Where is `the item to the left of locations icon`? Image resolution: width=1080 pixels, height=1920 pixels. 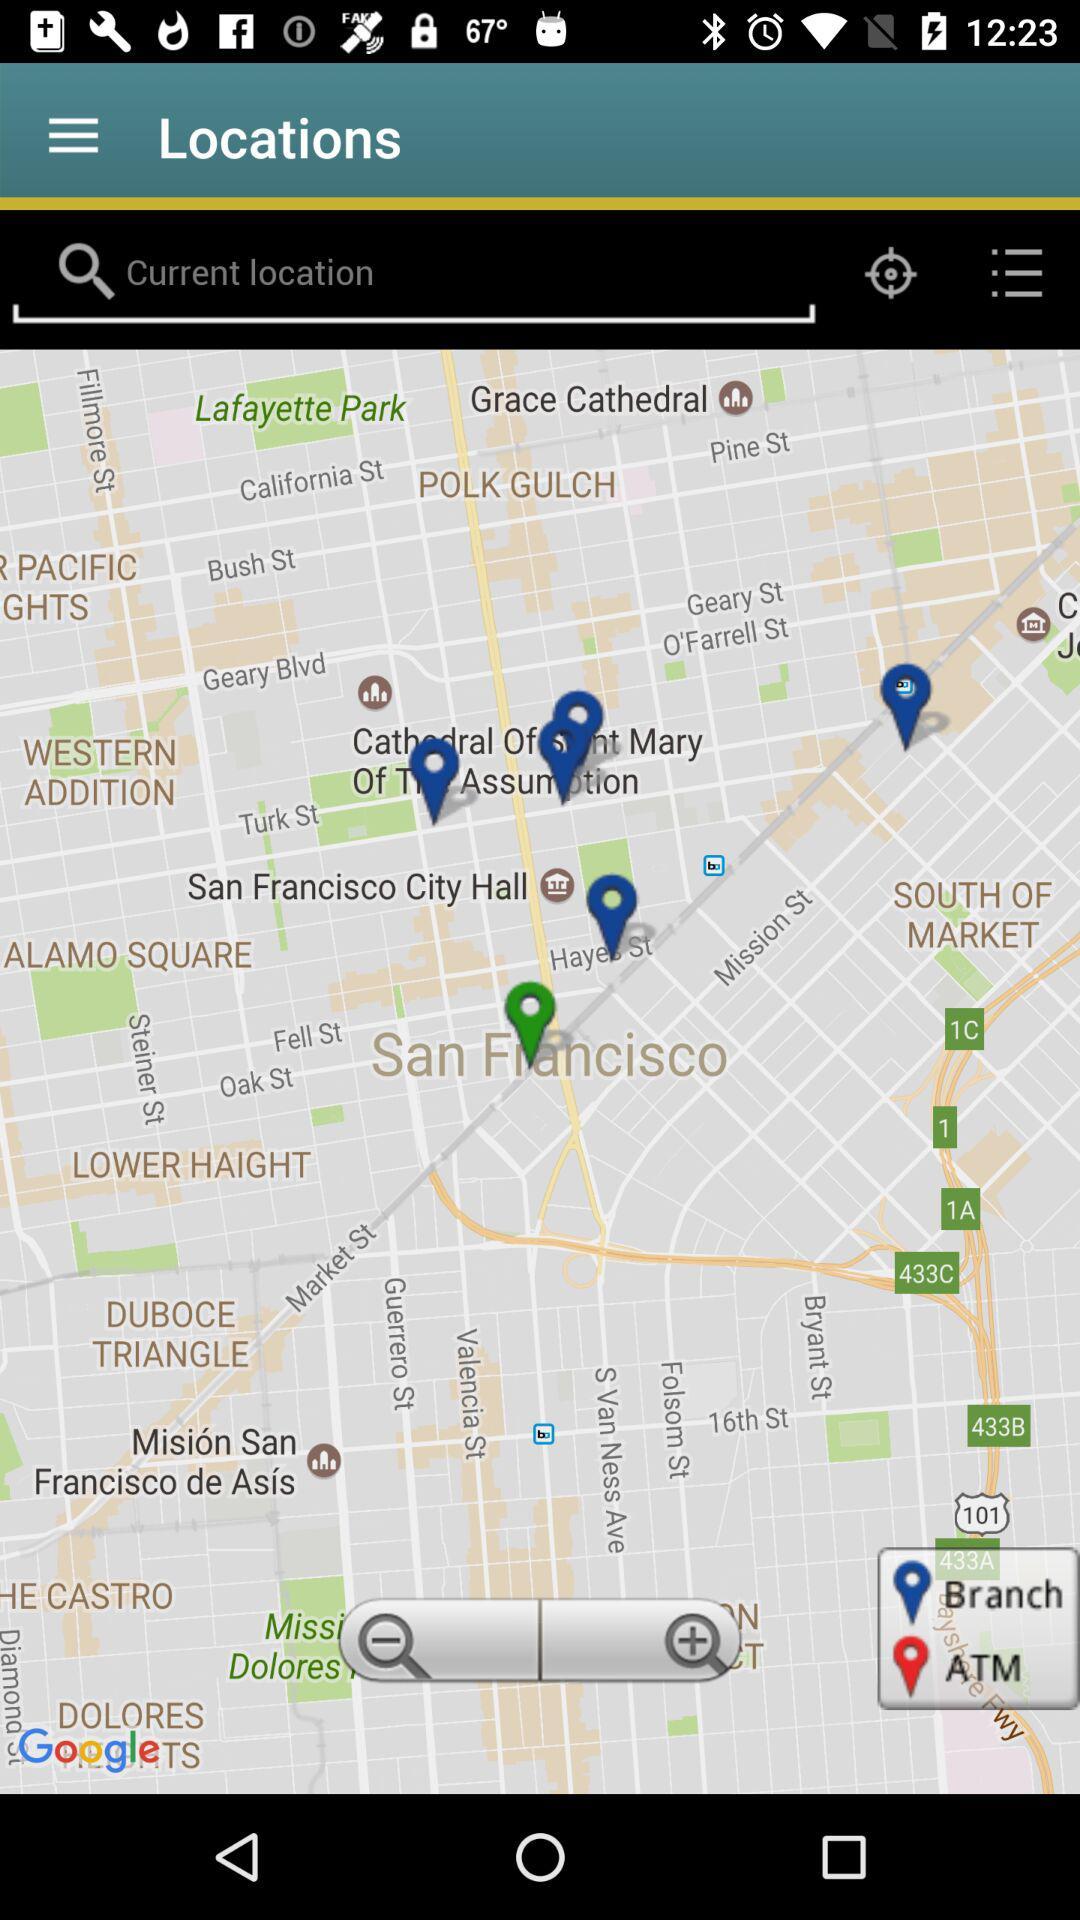 the item to the left of locations icon is located at coordinates (72, 135).